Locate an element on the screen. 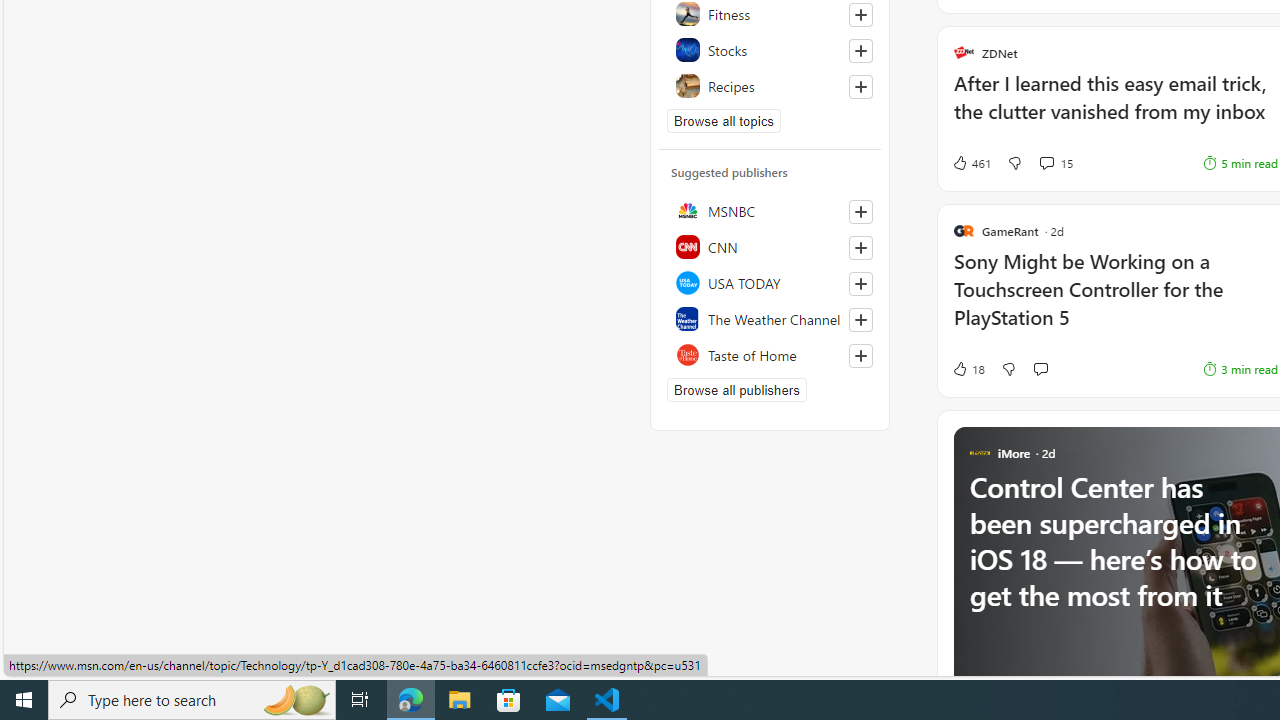 The width and height of the screenshot is (1280, 720). 'Browse all publishers' is located at coordinates (735, 389).